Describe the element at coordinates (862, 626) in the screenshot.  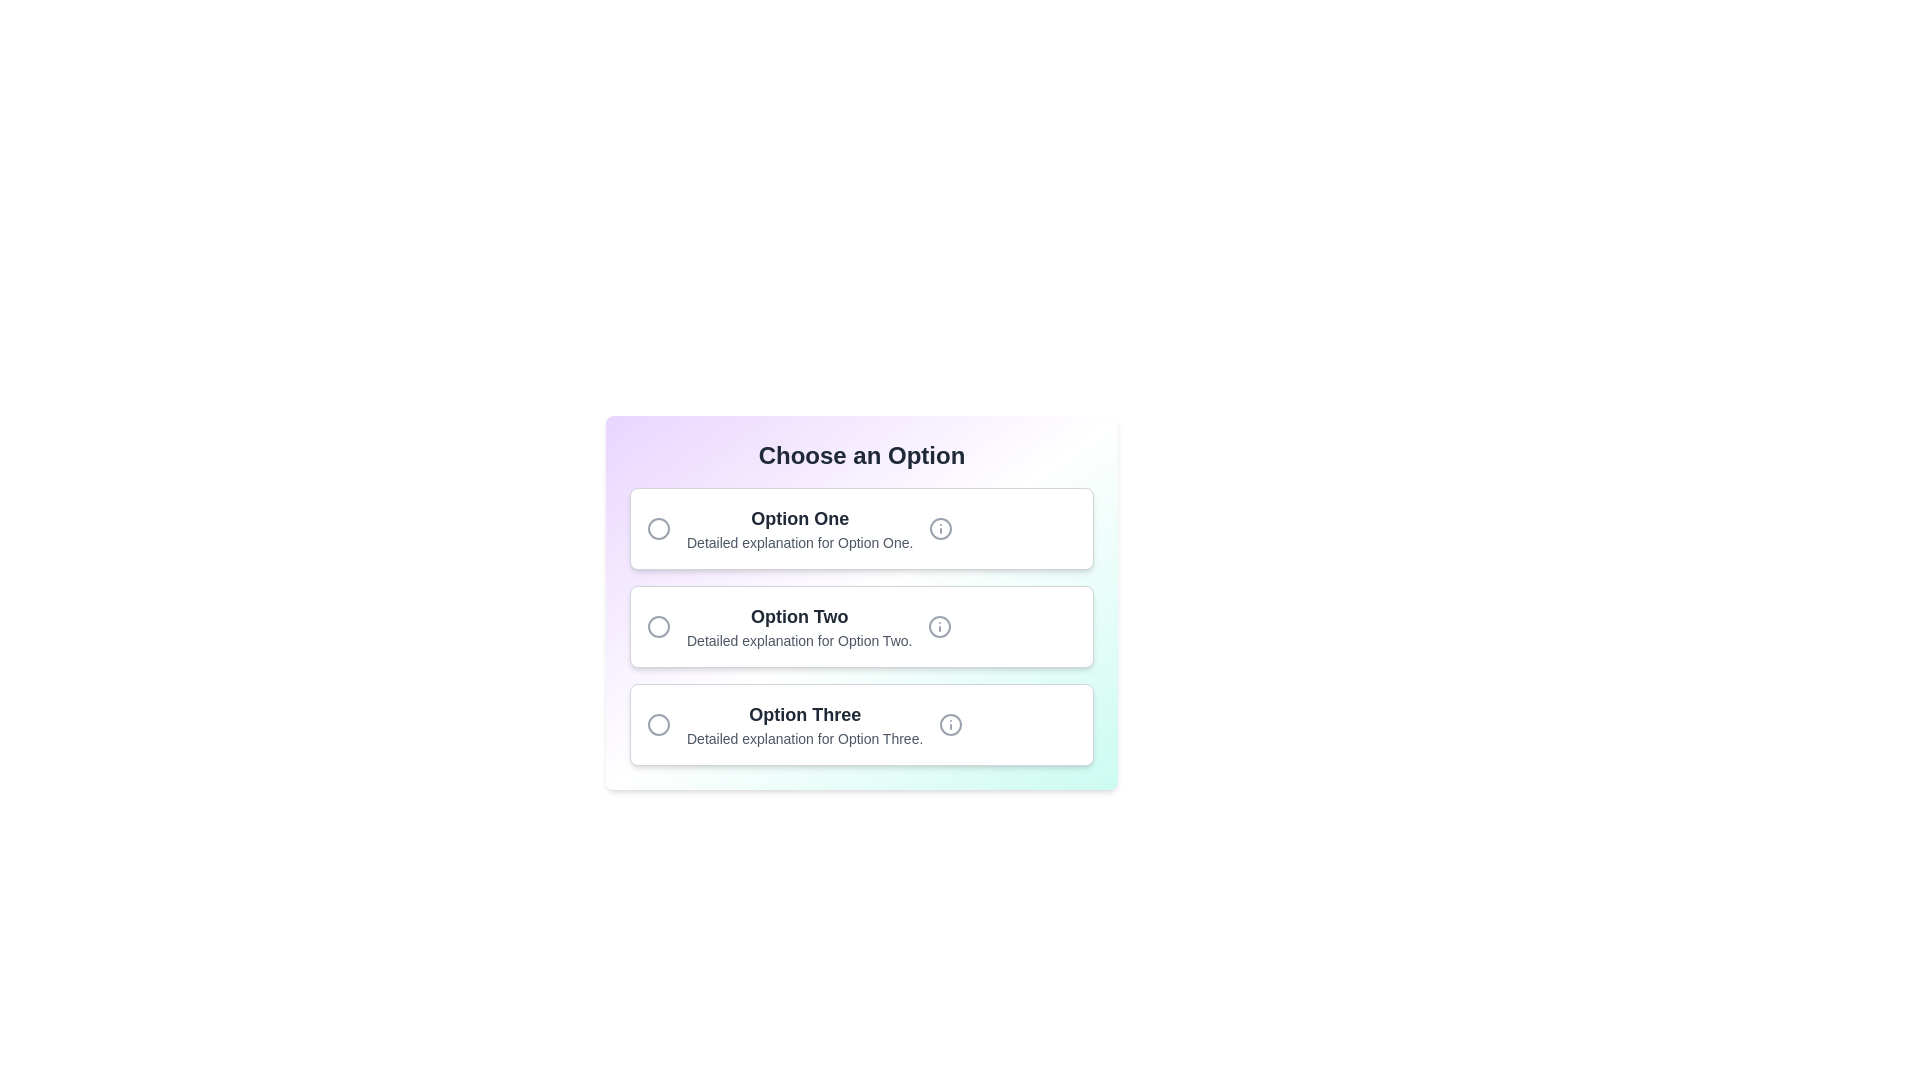
I see `to select the 'Option Two' element, which is the second option in the vertical selection group titled 'Choose an Option'` at that location.